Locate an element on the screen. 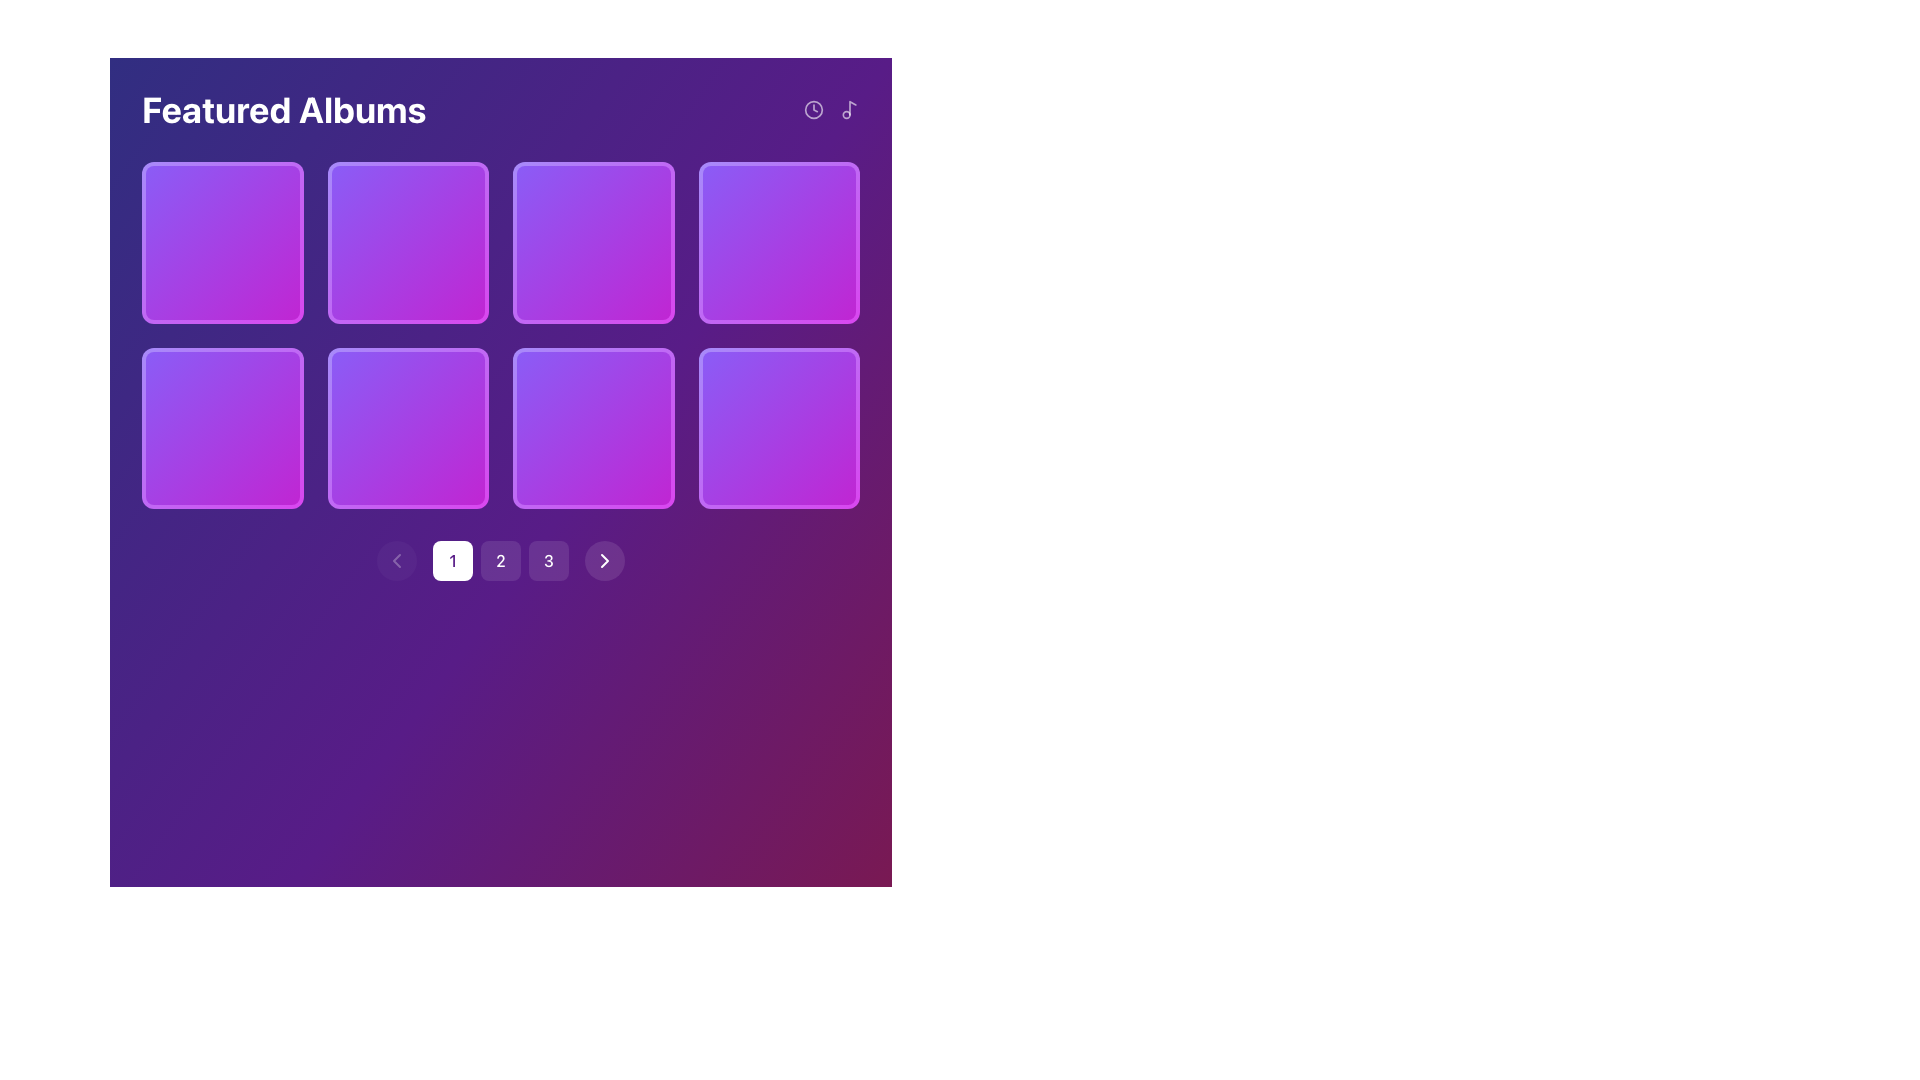 This screenshot has width=1920, height=1080. the clickable interactive album card located in the second row and third column of a 3x4 grid layout is located at coordinates (778, 427).